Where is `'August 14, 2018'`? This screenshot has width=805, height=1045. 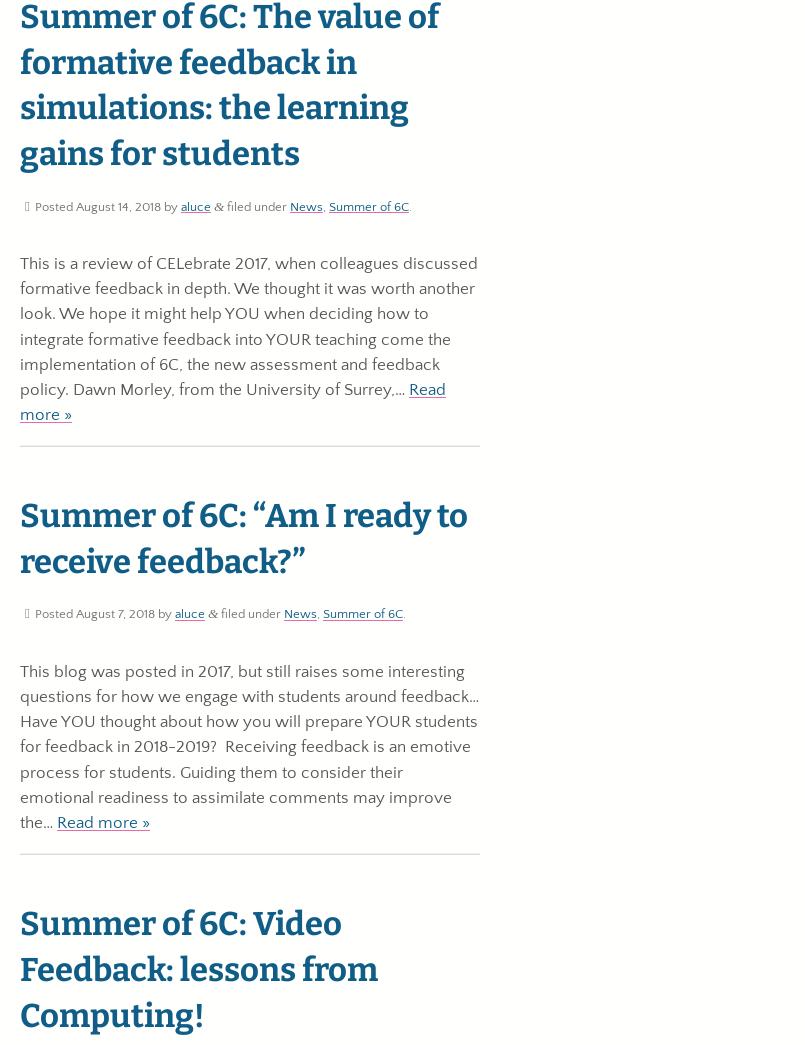
'August 14, 2018' is located at coordinates (117, 205).